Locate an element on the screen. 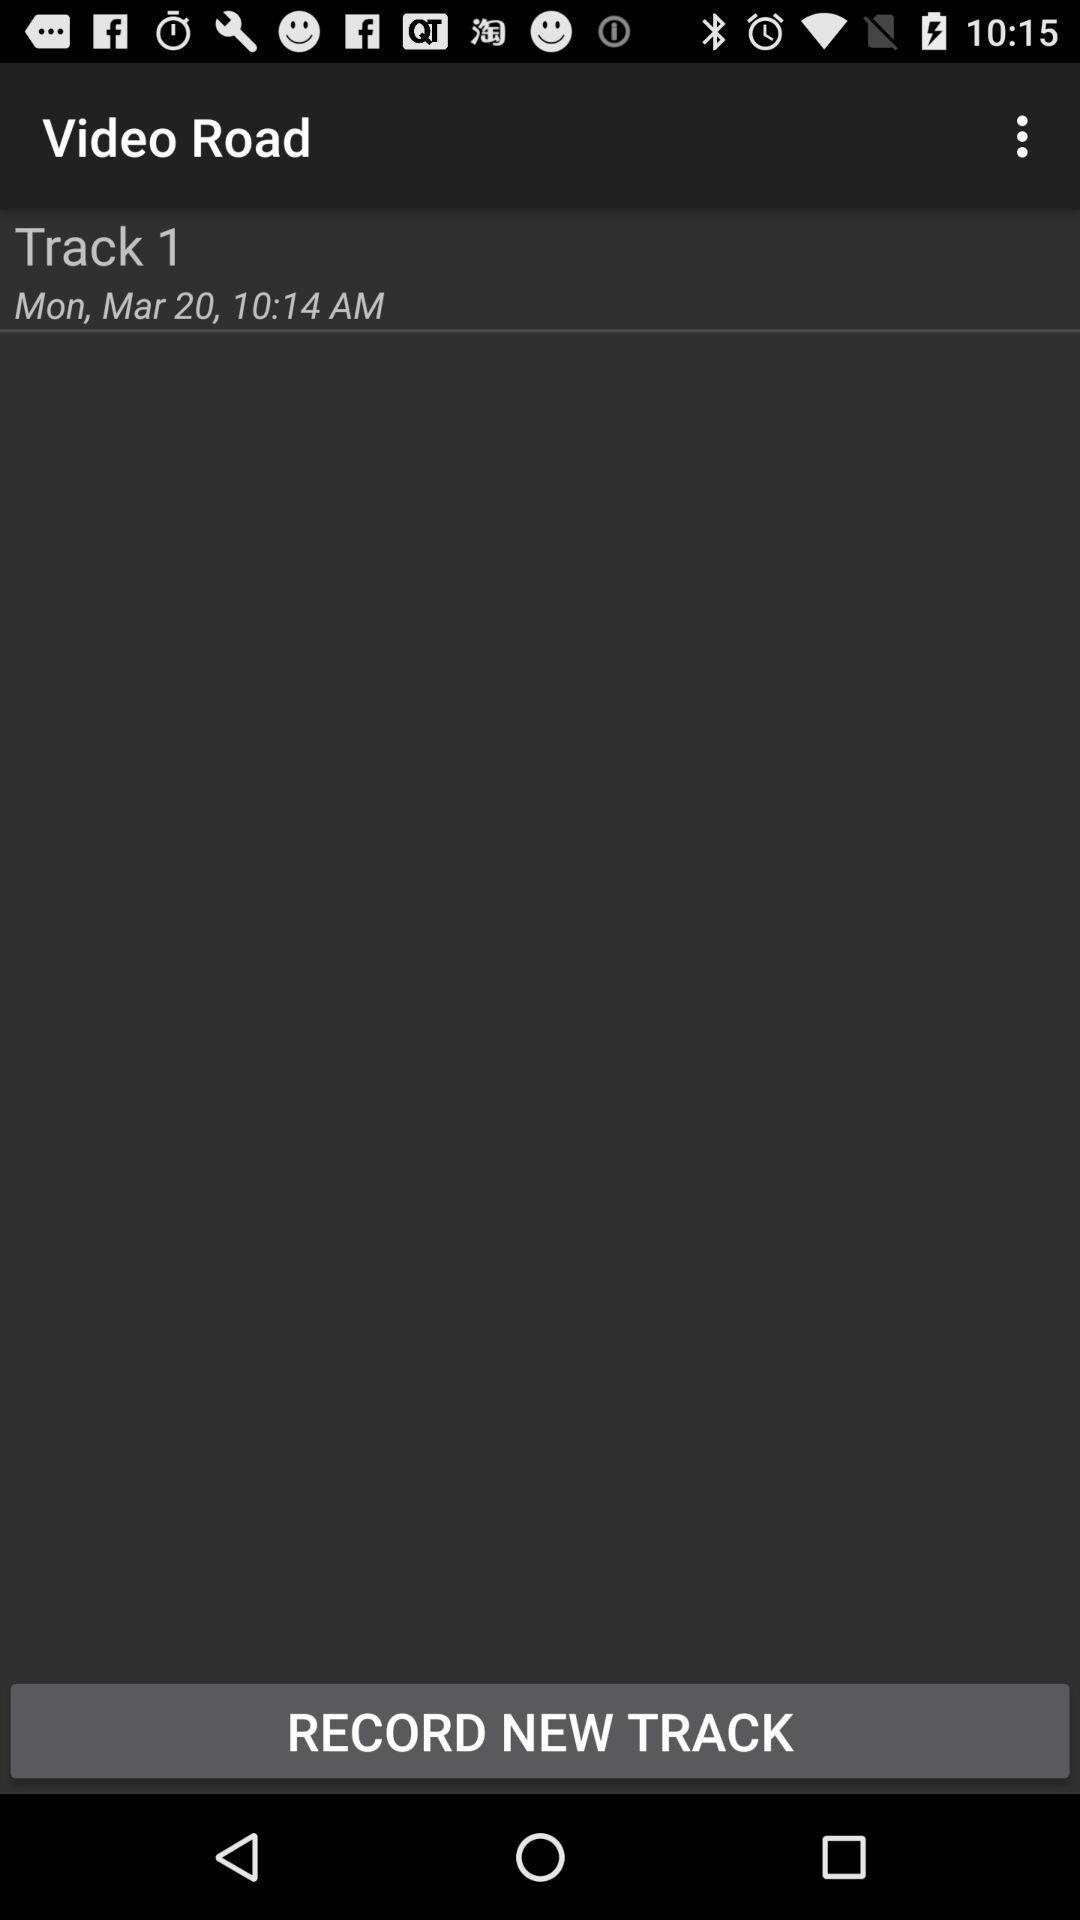  the app above mon mar 20 icon is located at coordinates (99, 243).